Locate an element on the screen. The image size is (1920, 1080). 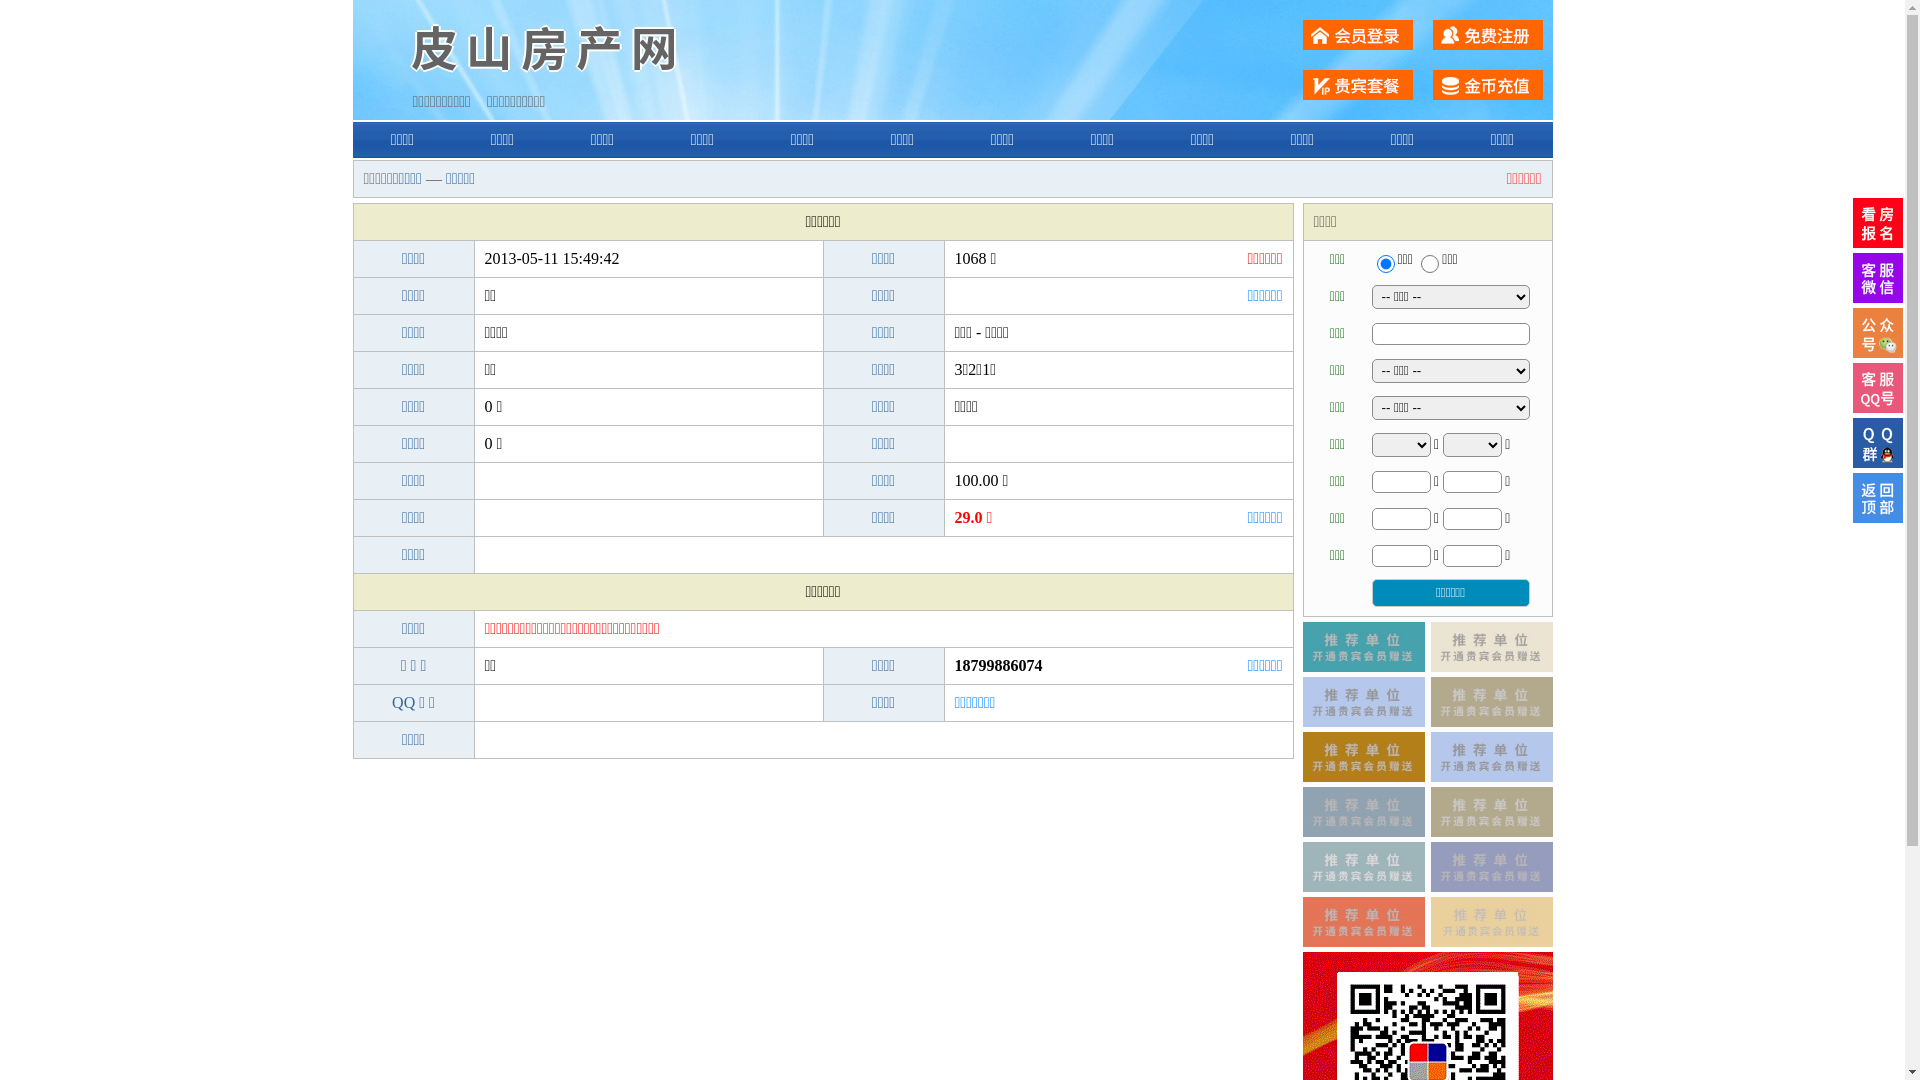
'chuzu' is located at coordinates (1429, 262).